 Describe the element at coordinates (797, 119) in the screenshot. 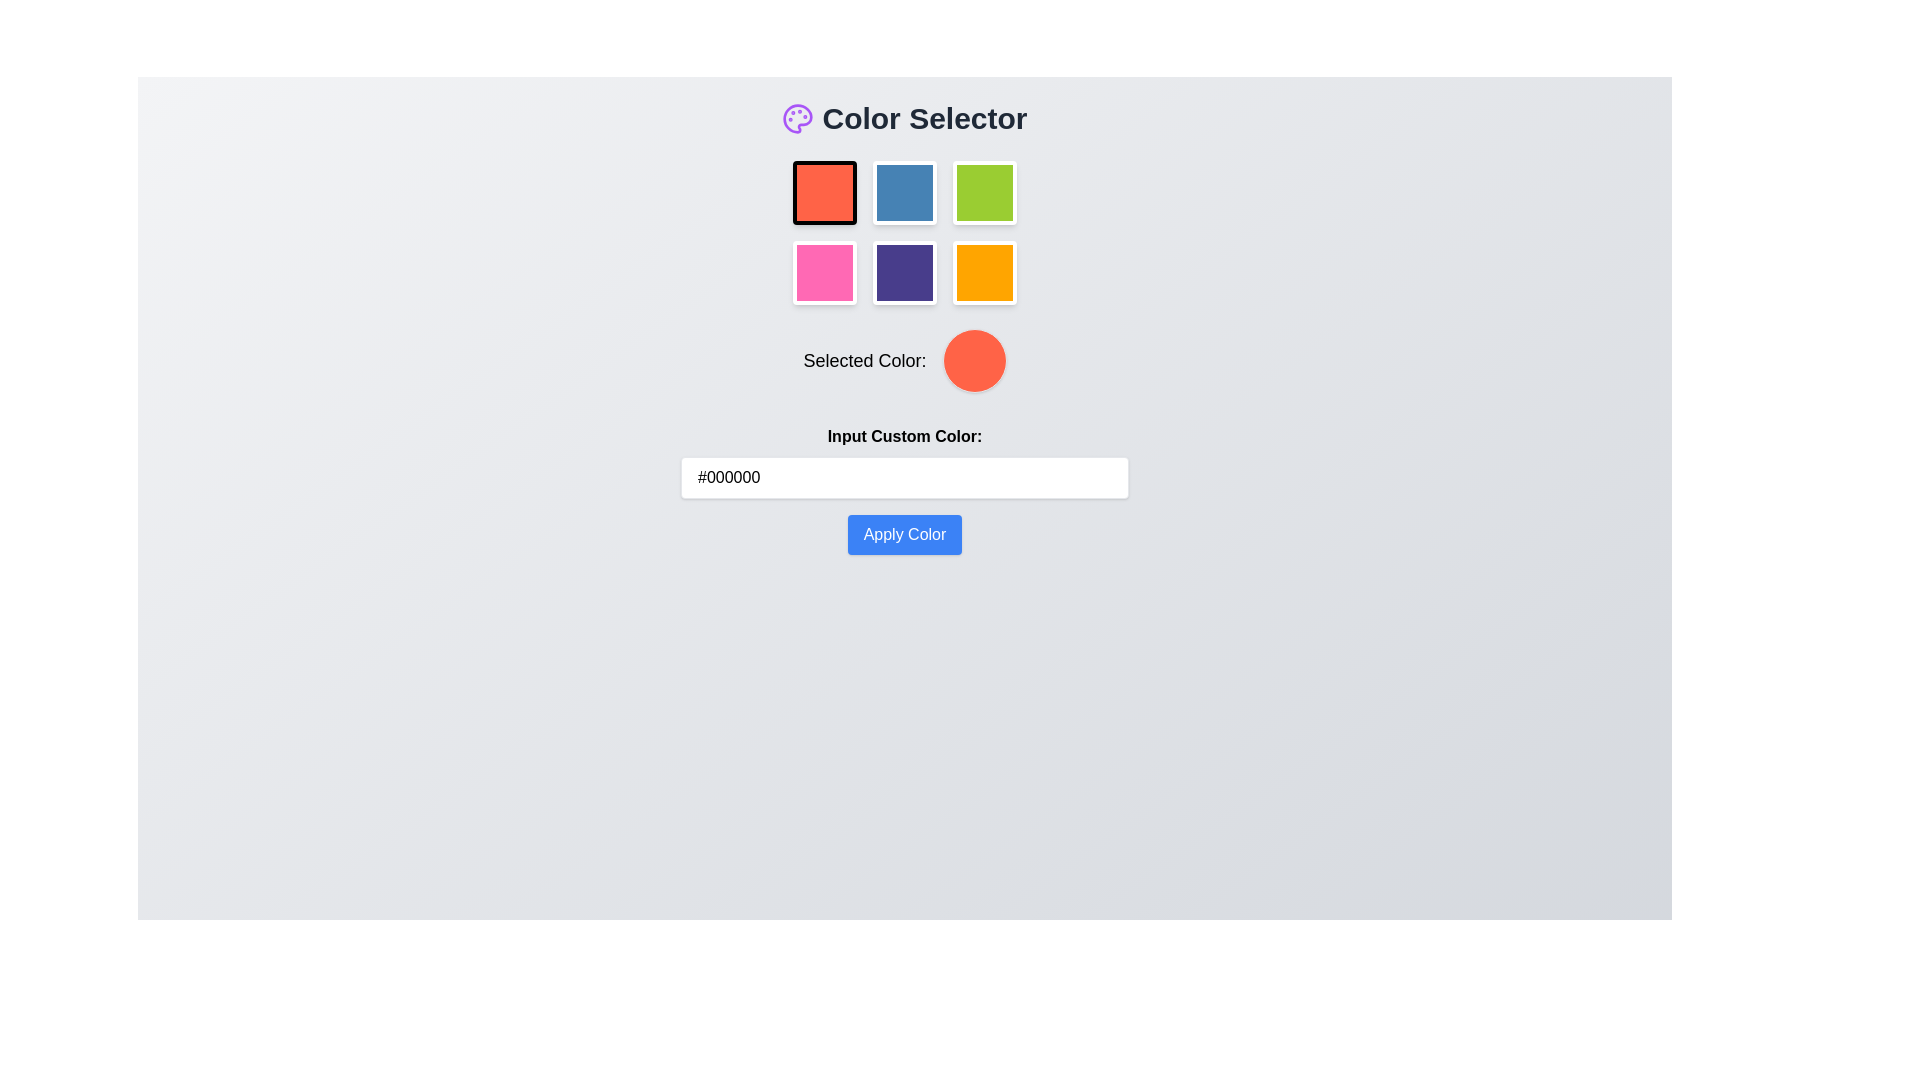

I see `the purple painter's palette icon located to the left of the 'Color Selector' title` at that location.